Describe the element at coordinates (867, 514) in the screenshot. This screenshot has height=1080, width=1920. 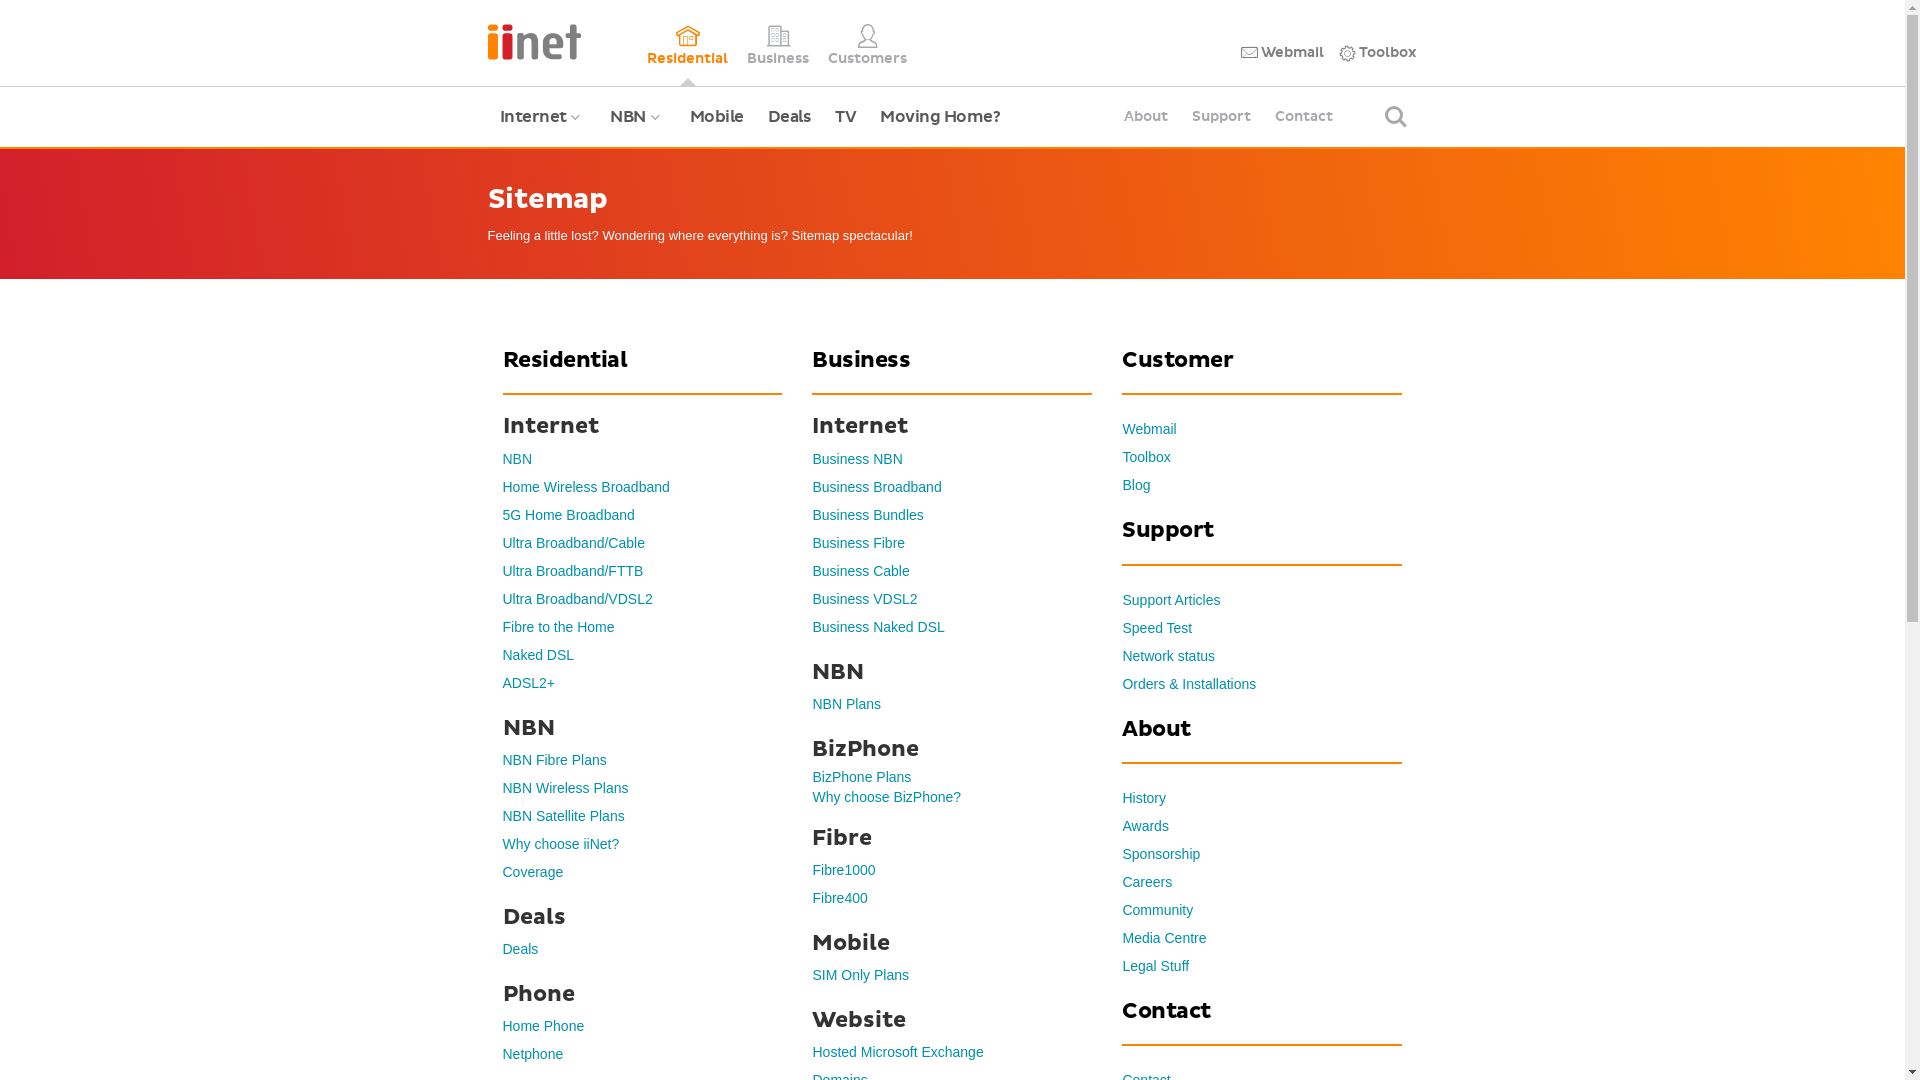
I see `'Business Bundles'` at that location.